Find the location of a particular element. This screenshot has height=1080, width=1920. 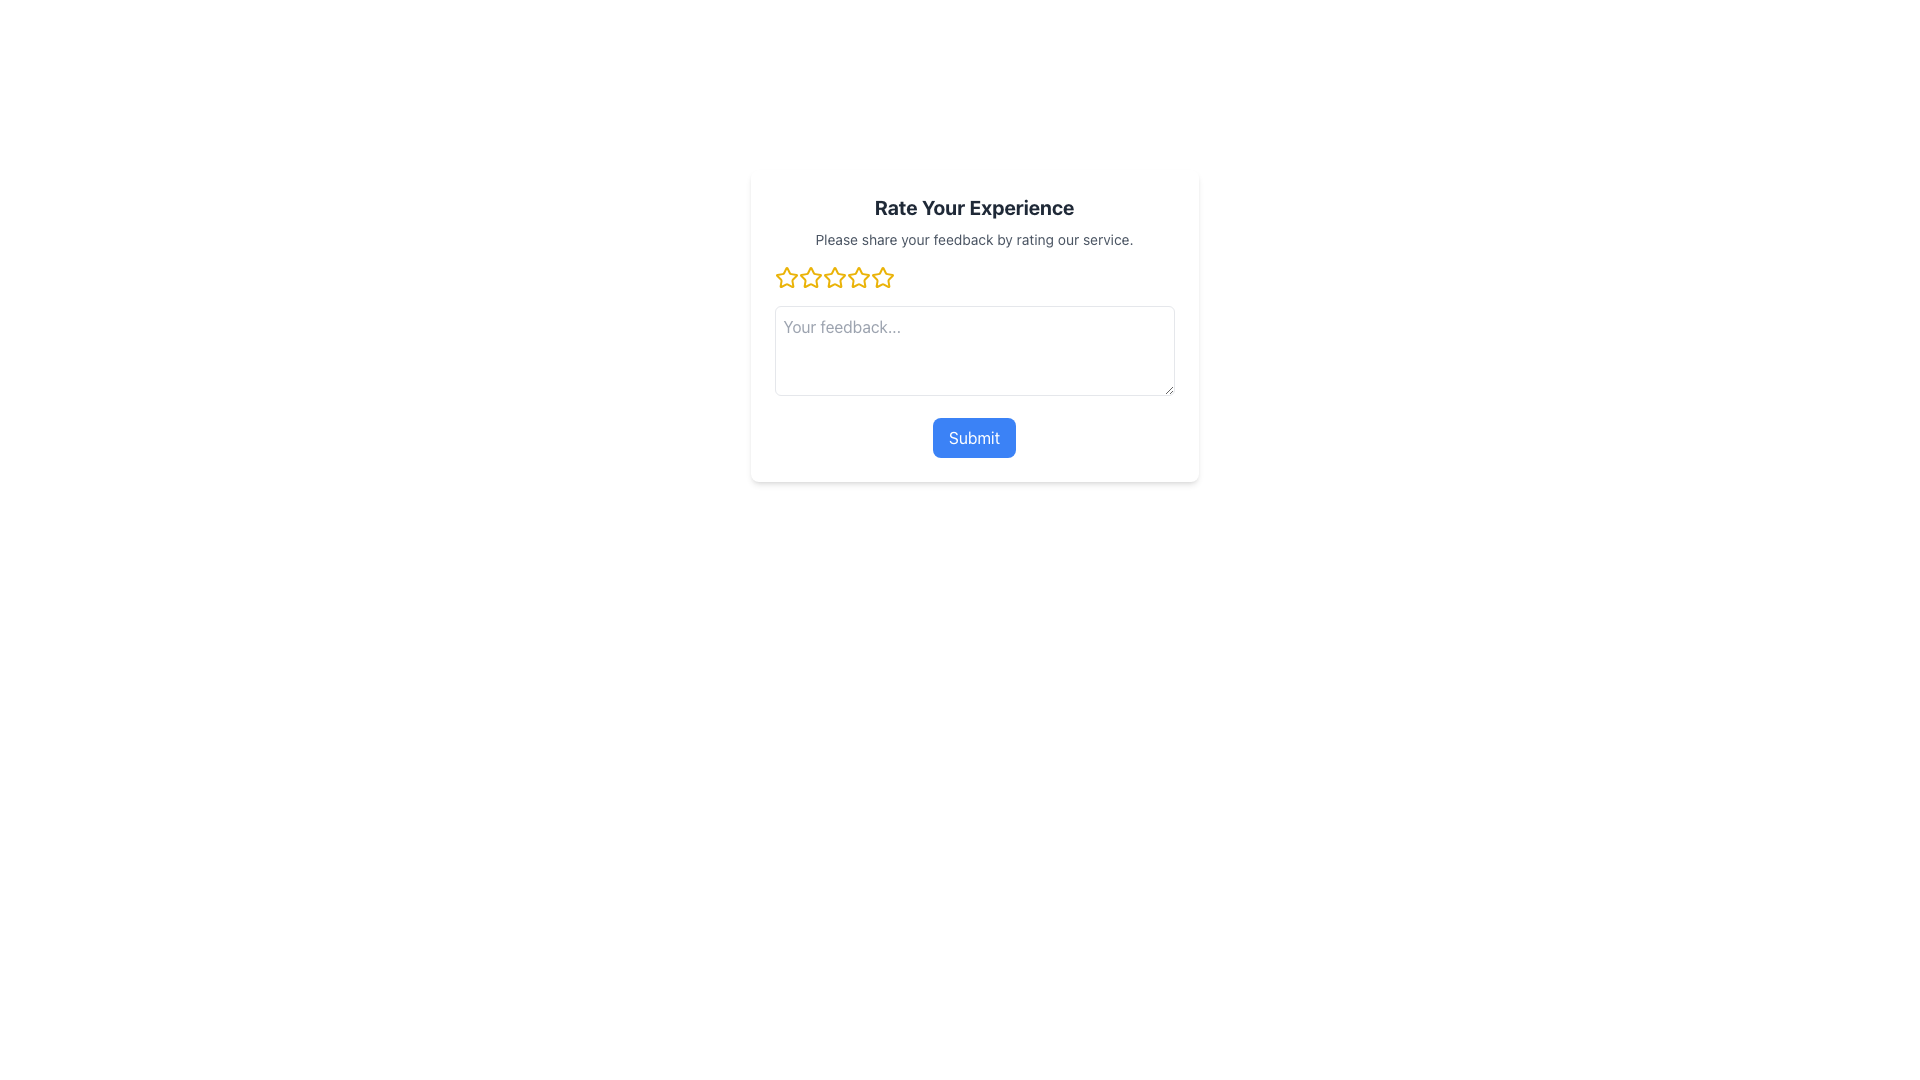

the yellow star icon used for rating, which is the leftmost star in a horizontal row of five stars below the 'Rate Your Experience' title is located at coordinates (785, 277).